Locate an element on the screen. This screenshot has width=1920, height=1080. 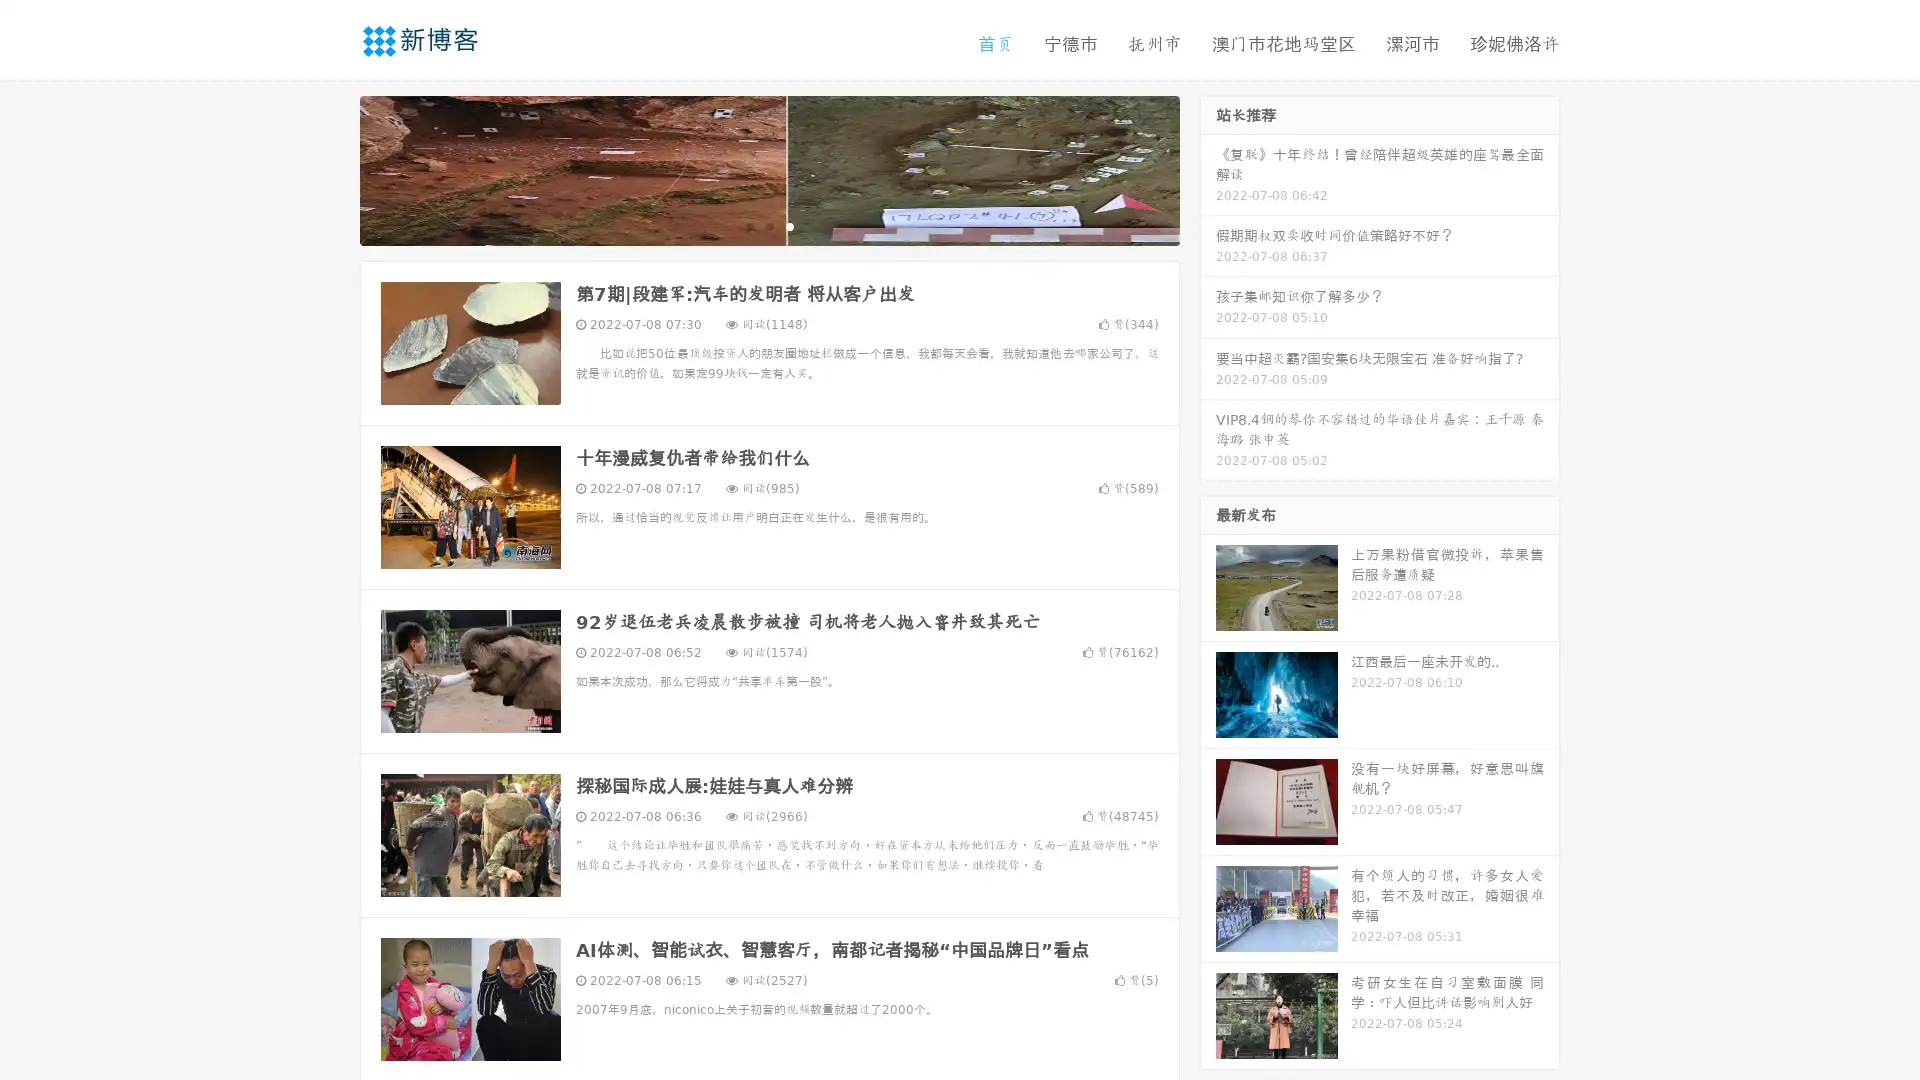
Go to slide 1 is located at coordinates (748, 225).